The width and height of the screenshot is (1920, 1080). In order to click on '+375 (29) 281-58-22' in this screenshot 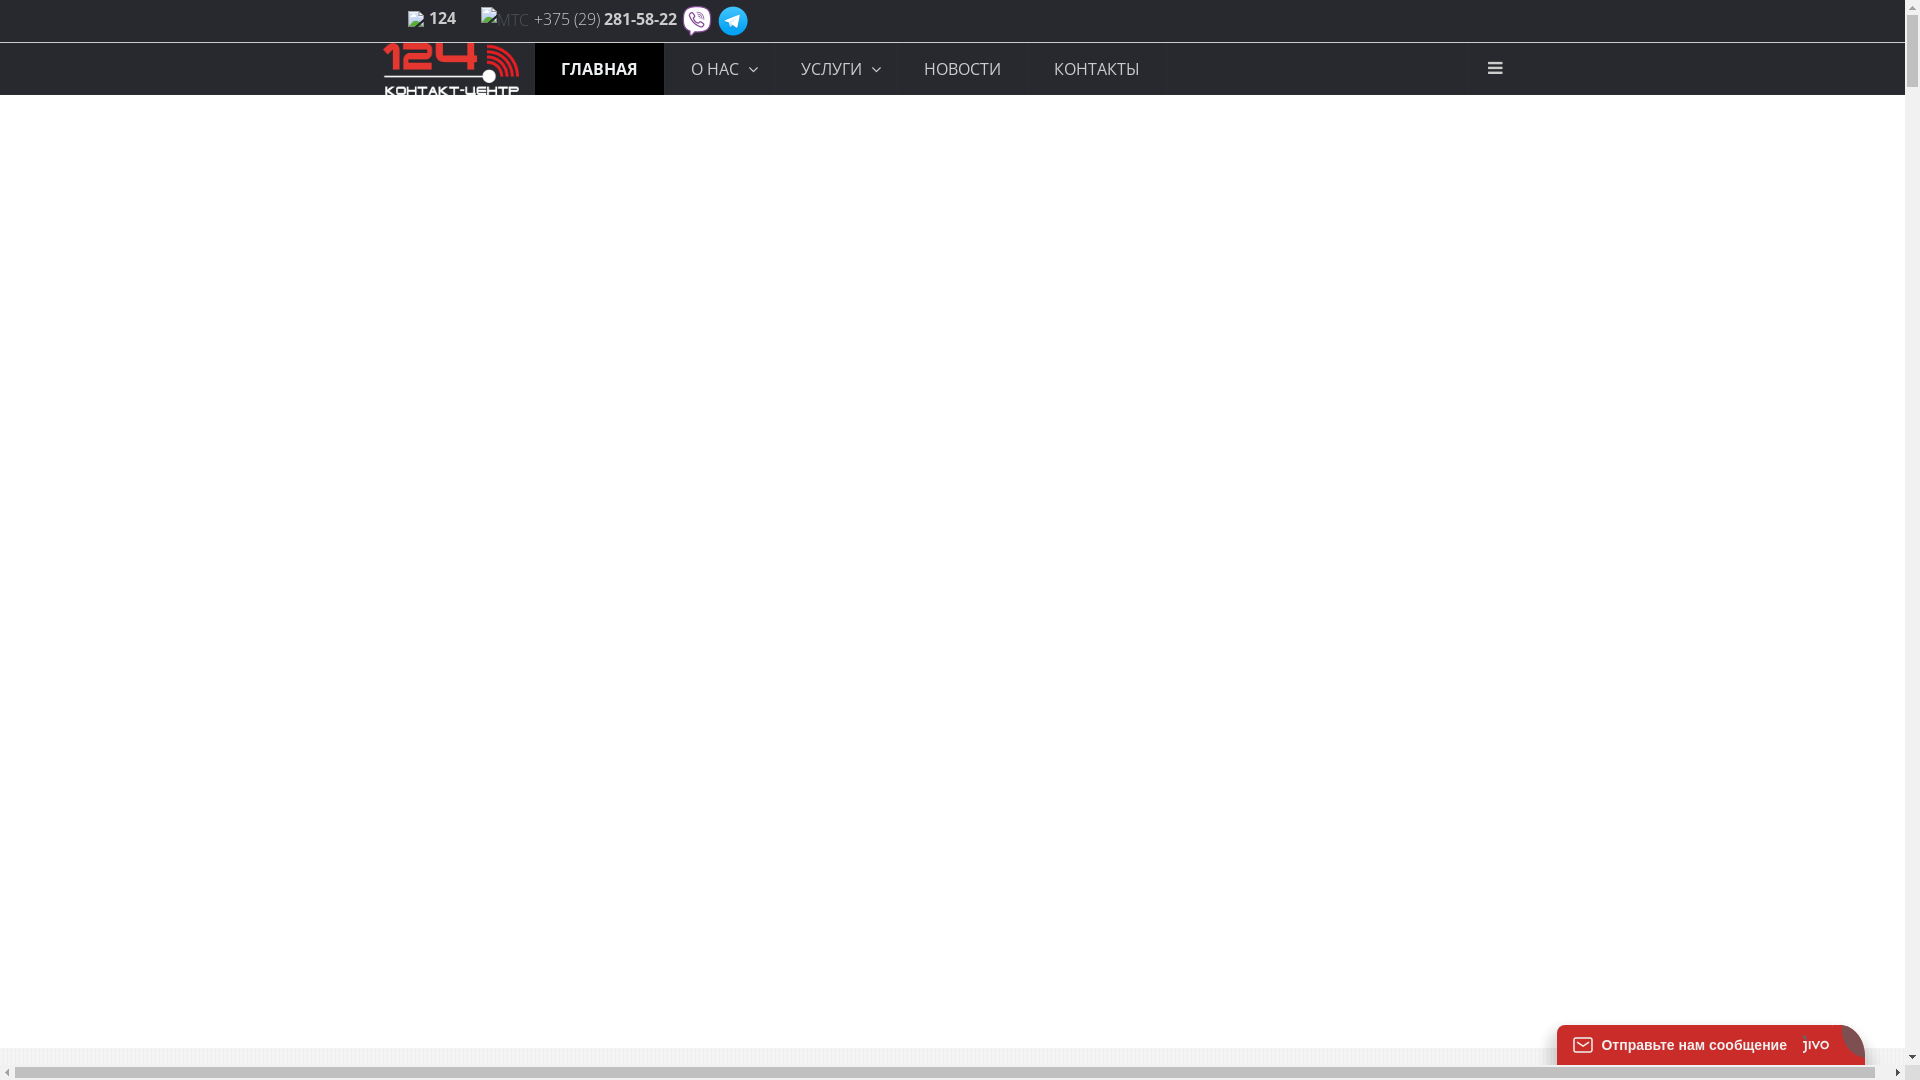, I will do `click(604, 19)`.